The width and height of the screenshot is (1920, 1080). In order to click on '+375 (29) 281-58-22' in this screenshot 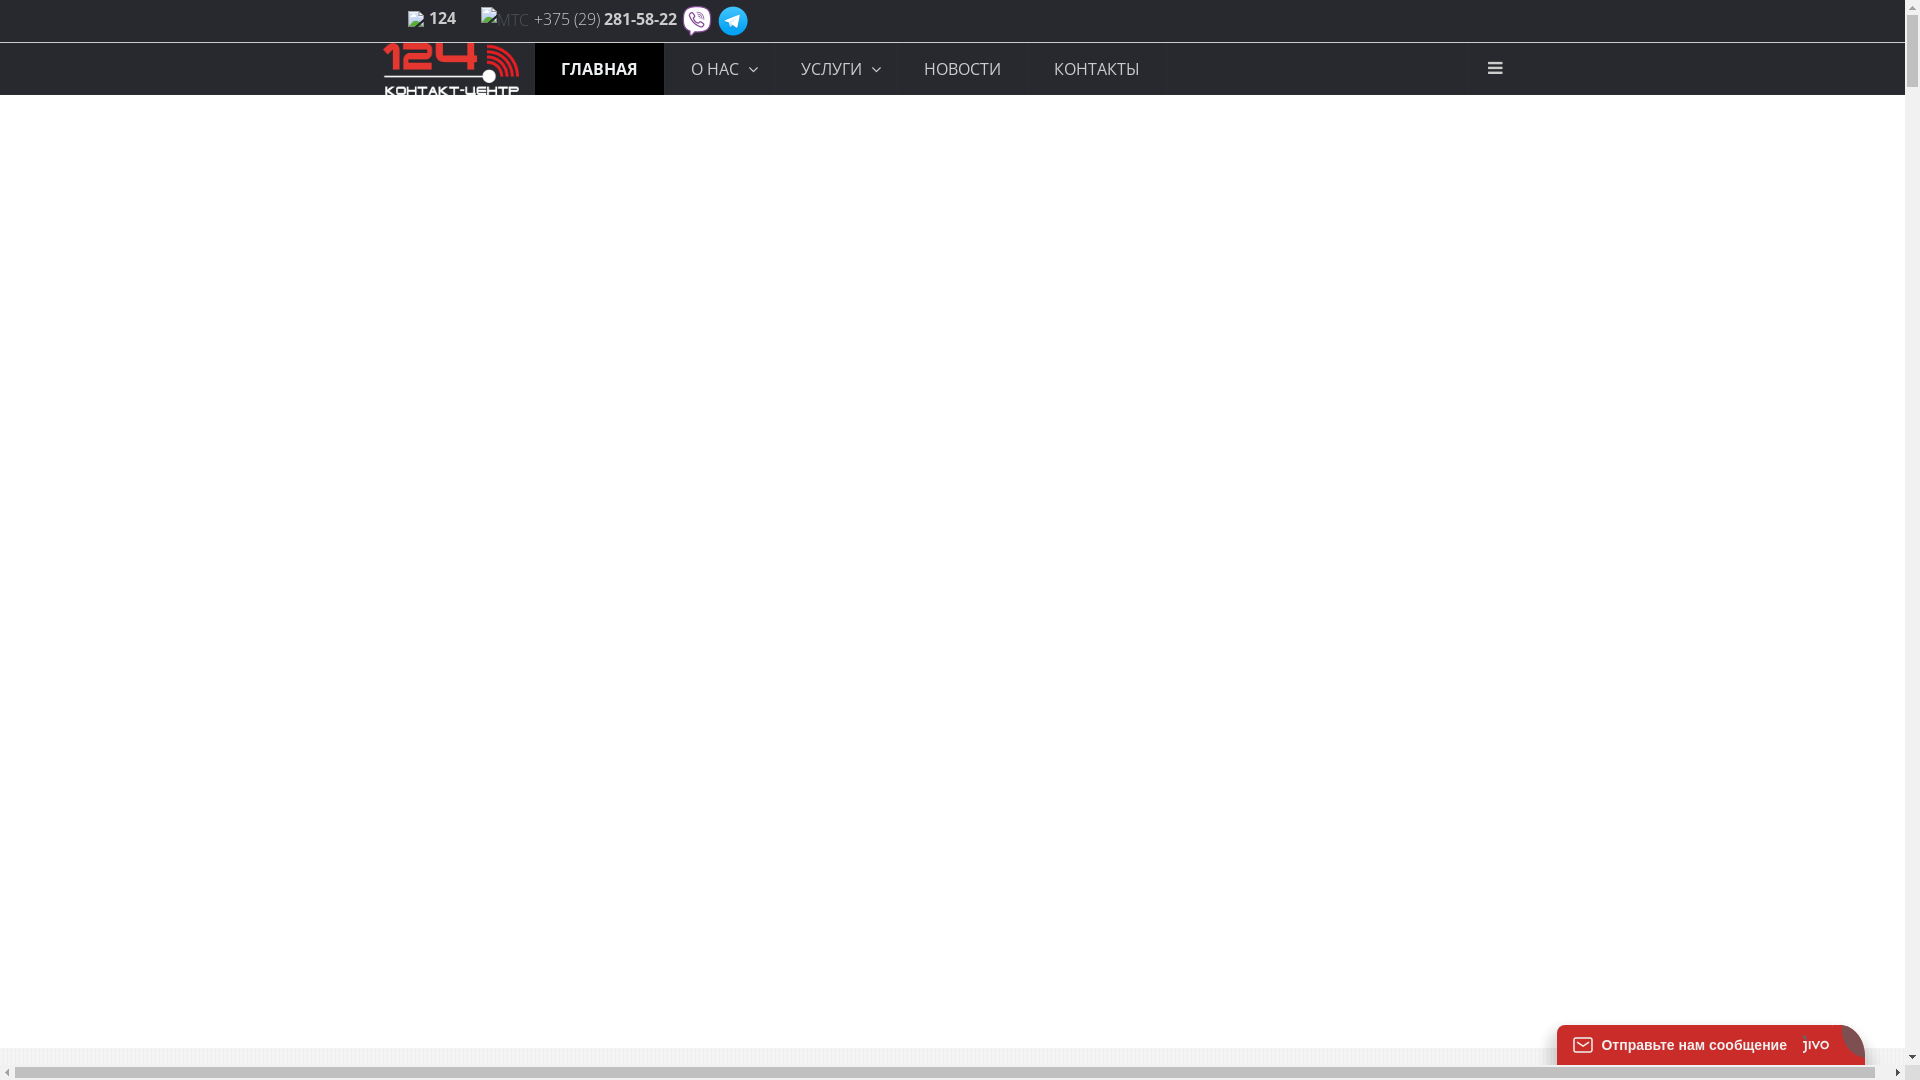, I will do `click(604, 19)`.